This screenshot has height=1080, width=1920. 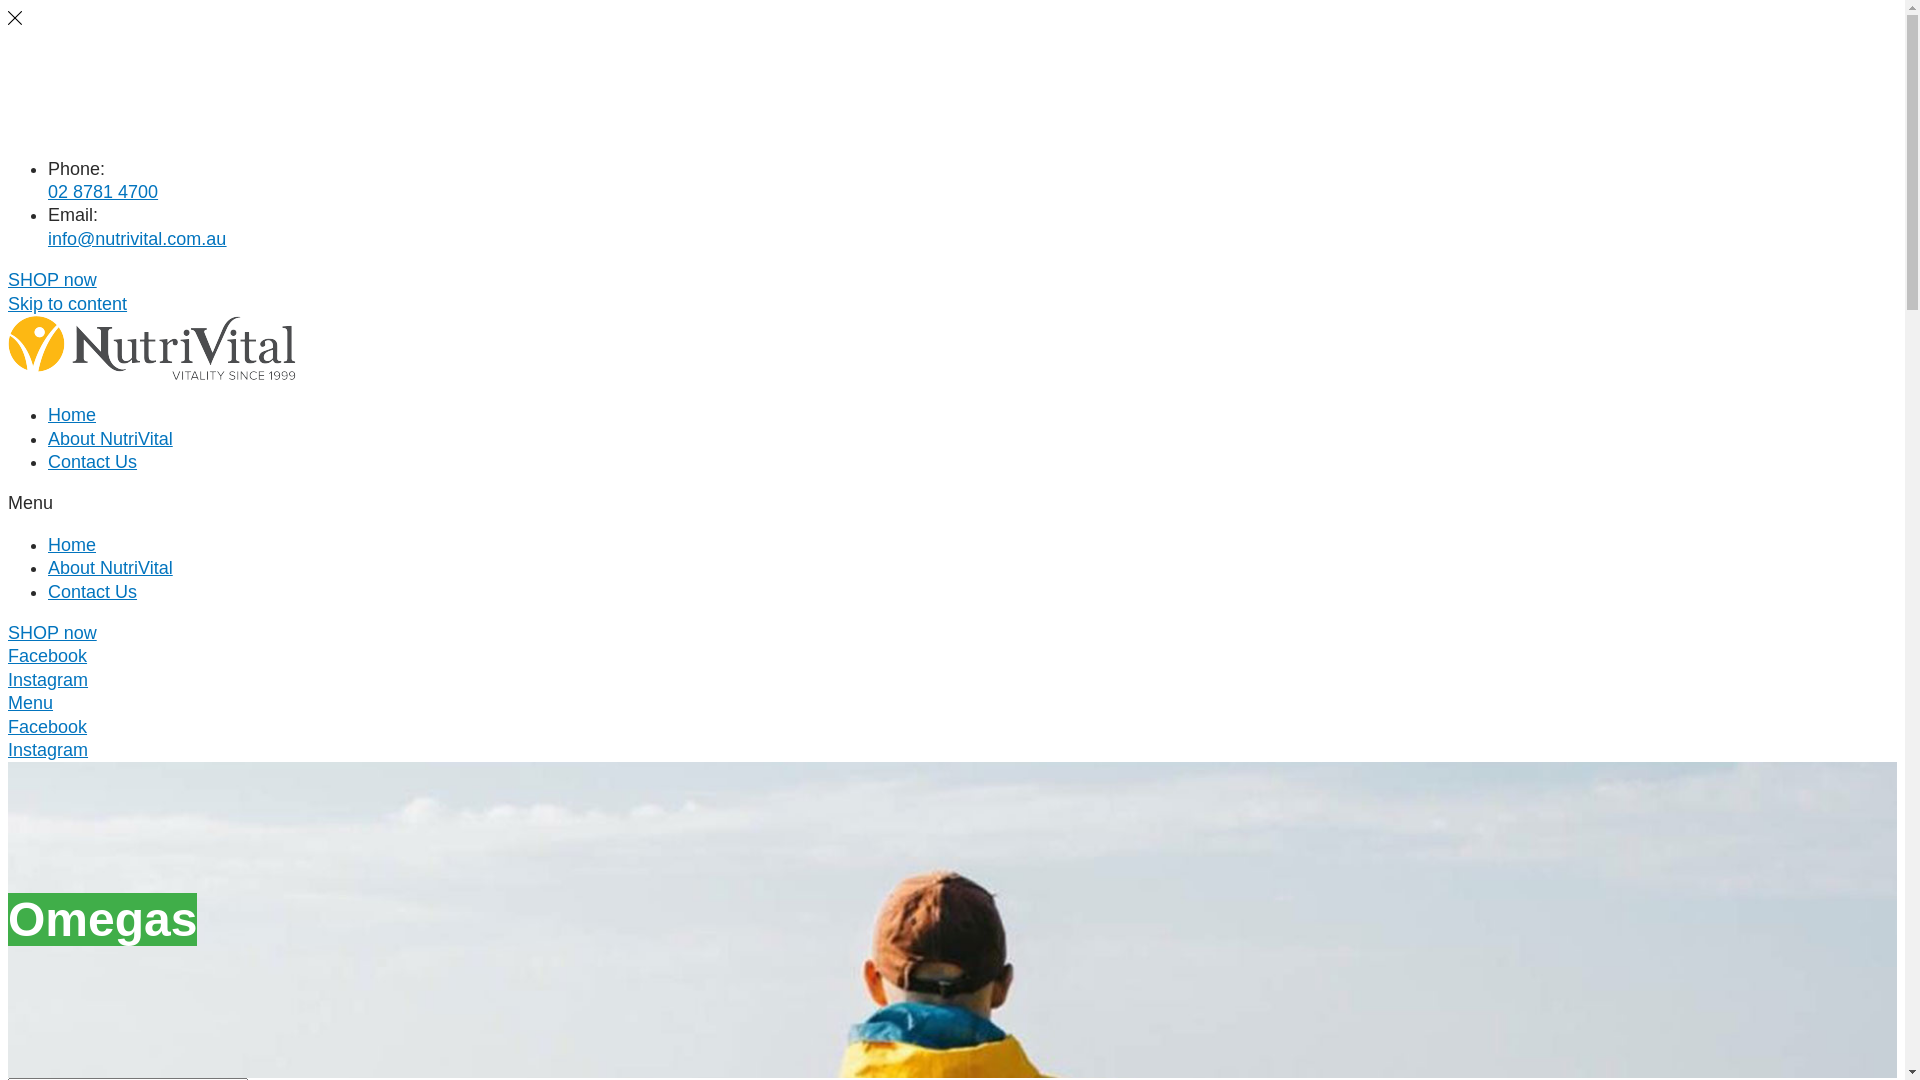 What do you see at coordinates (109, 93) in the screenshot?
I see `'About NutriVital'` at bounding box center [109, 93].